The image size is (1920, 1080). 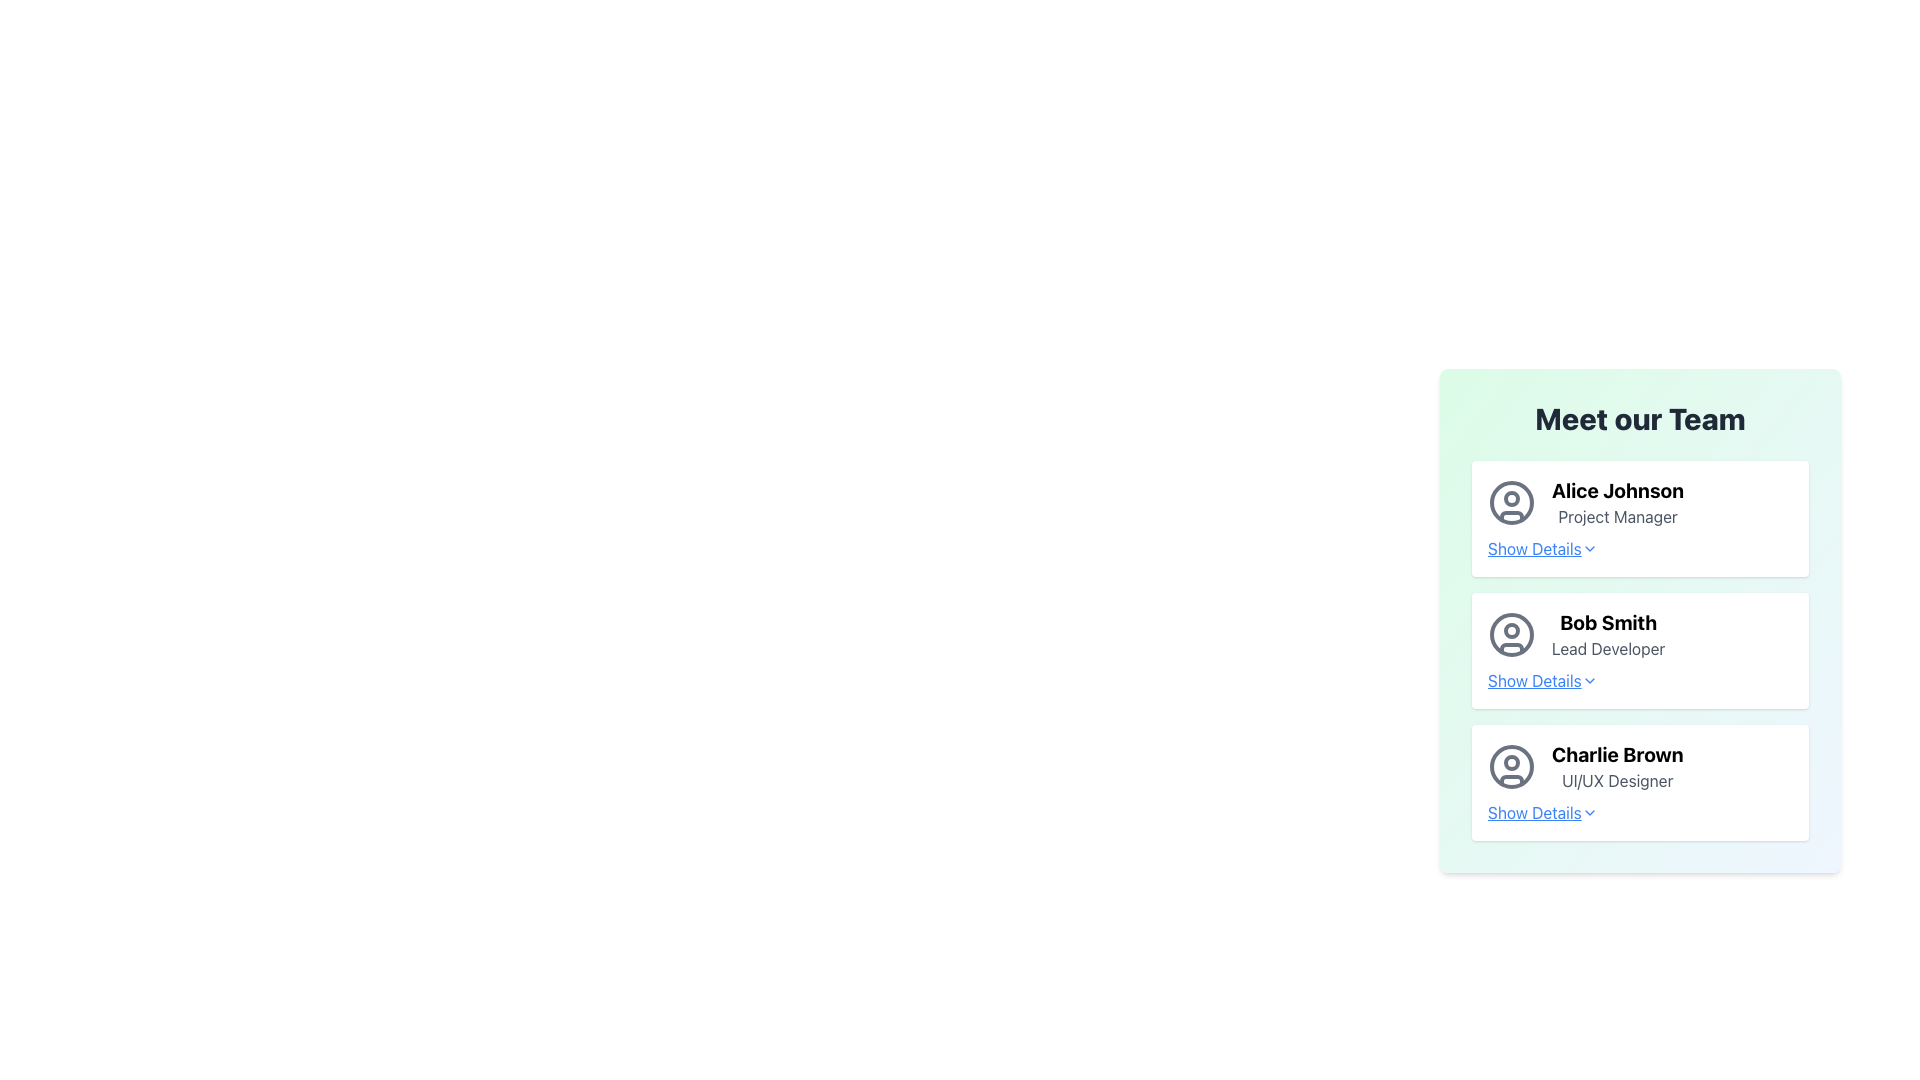 I want to click on the interactive link in the profile card of 'Bob Smith, Lead Developer', so click(x=1541, y=680).